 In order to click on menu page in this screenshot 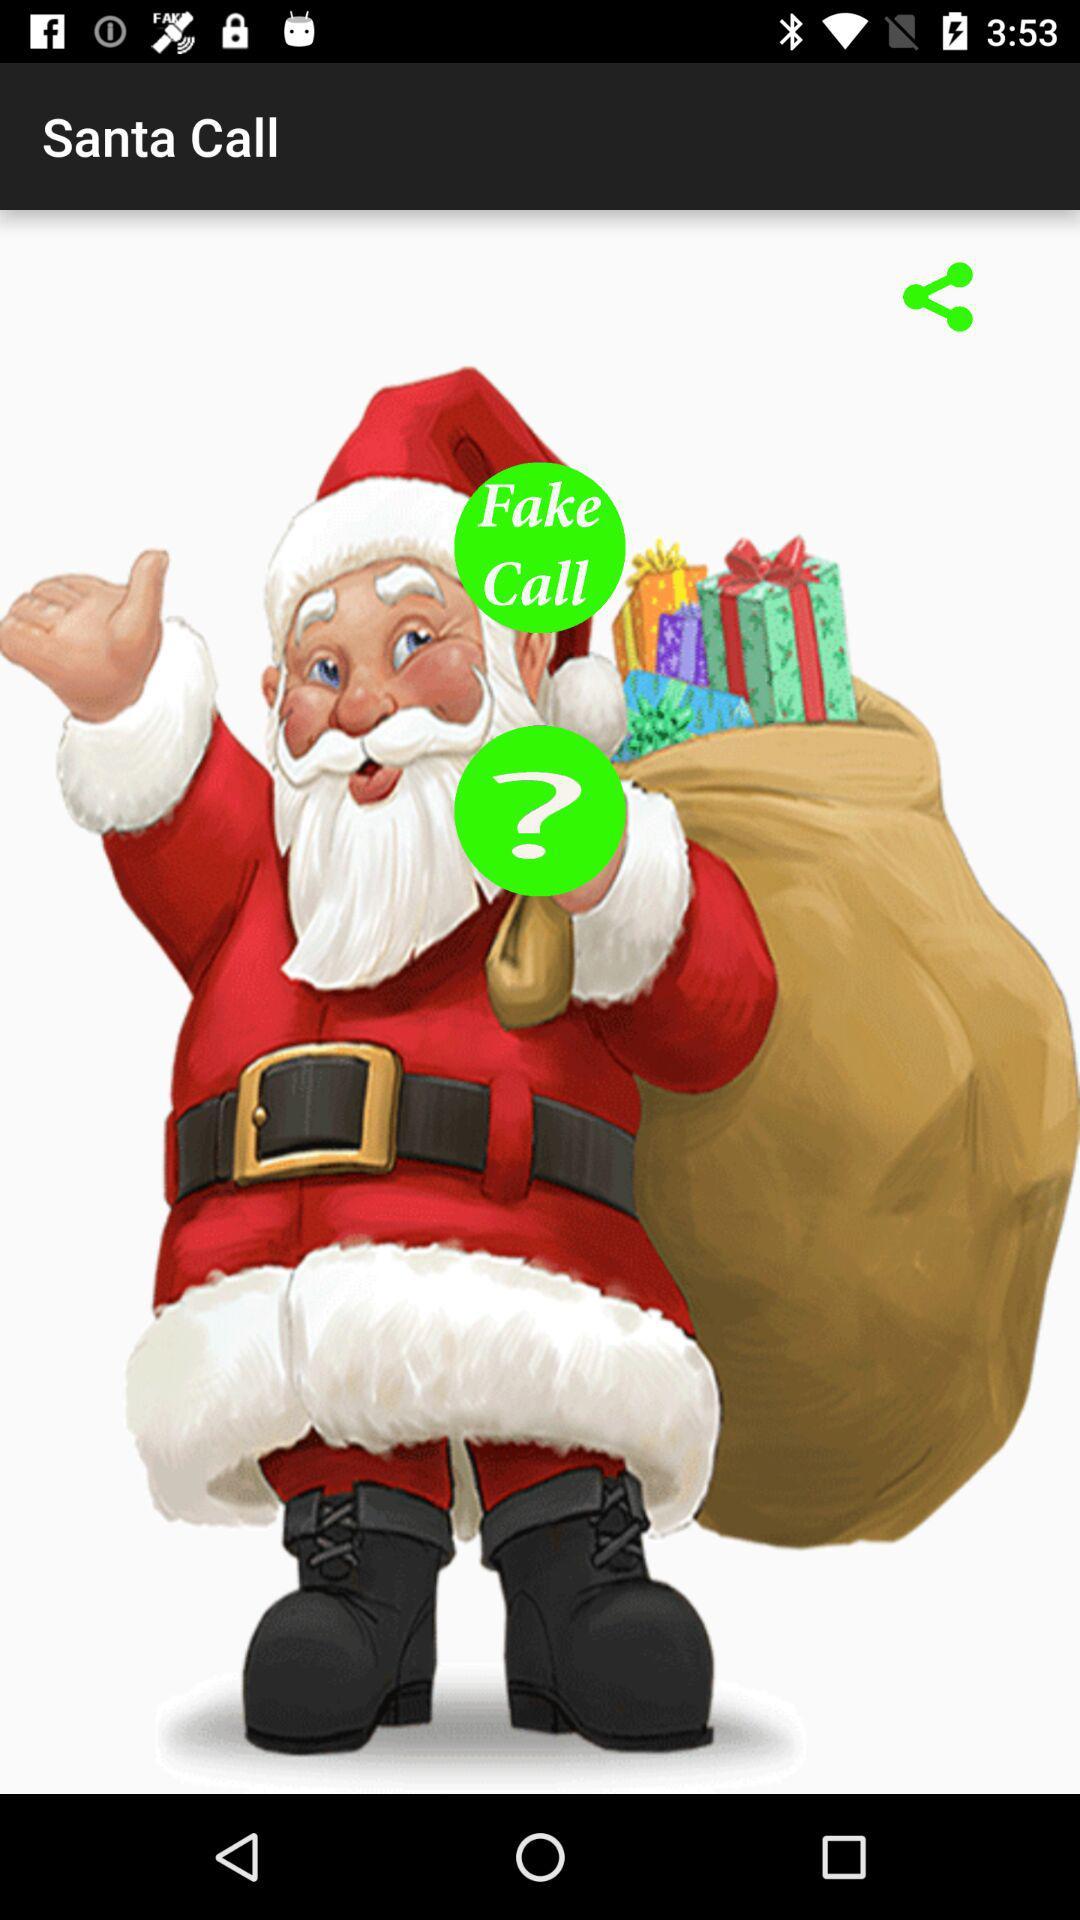, I will do `click(540, 547)`.